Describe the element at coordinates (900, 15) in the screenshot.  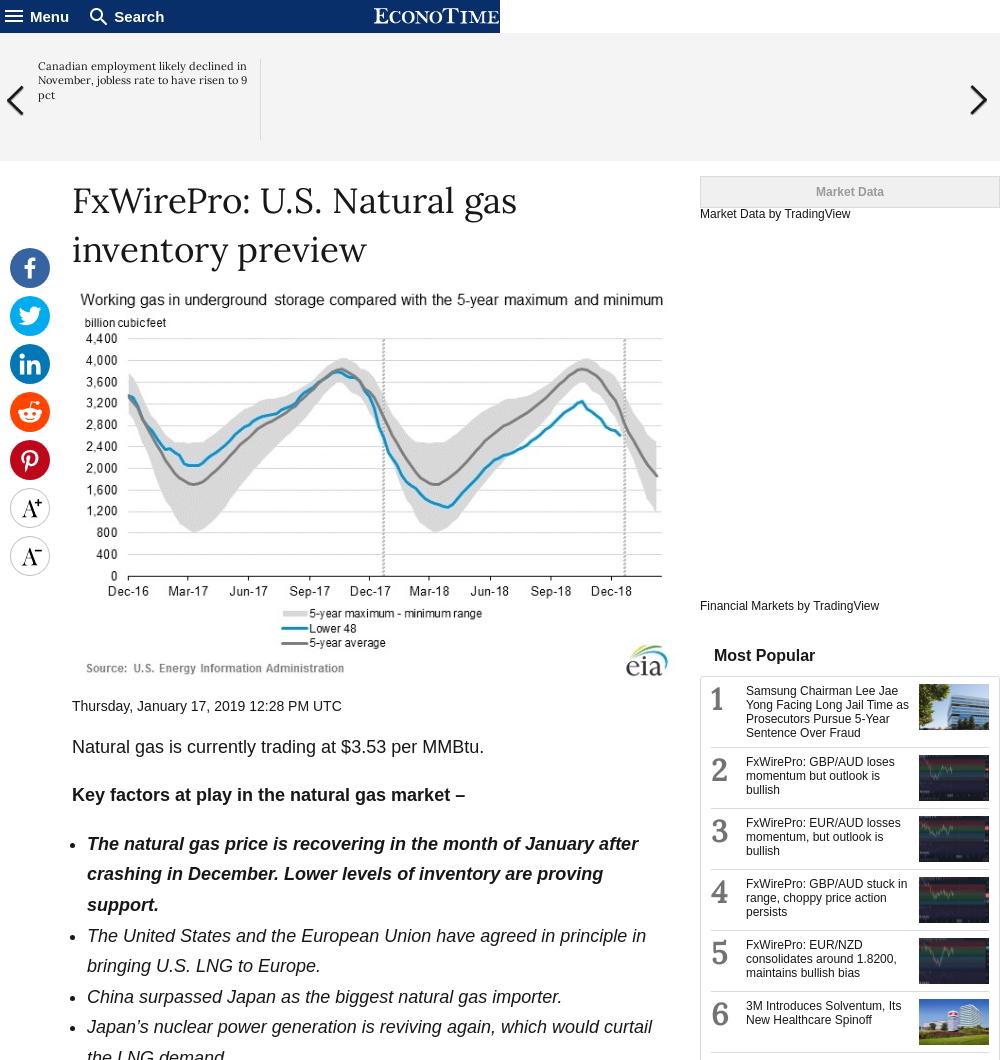
I see `'Become a contributor'` at that location.